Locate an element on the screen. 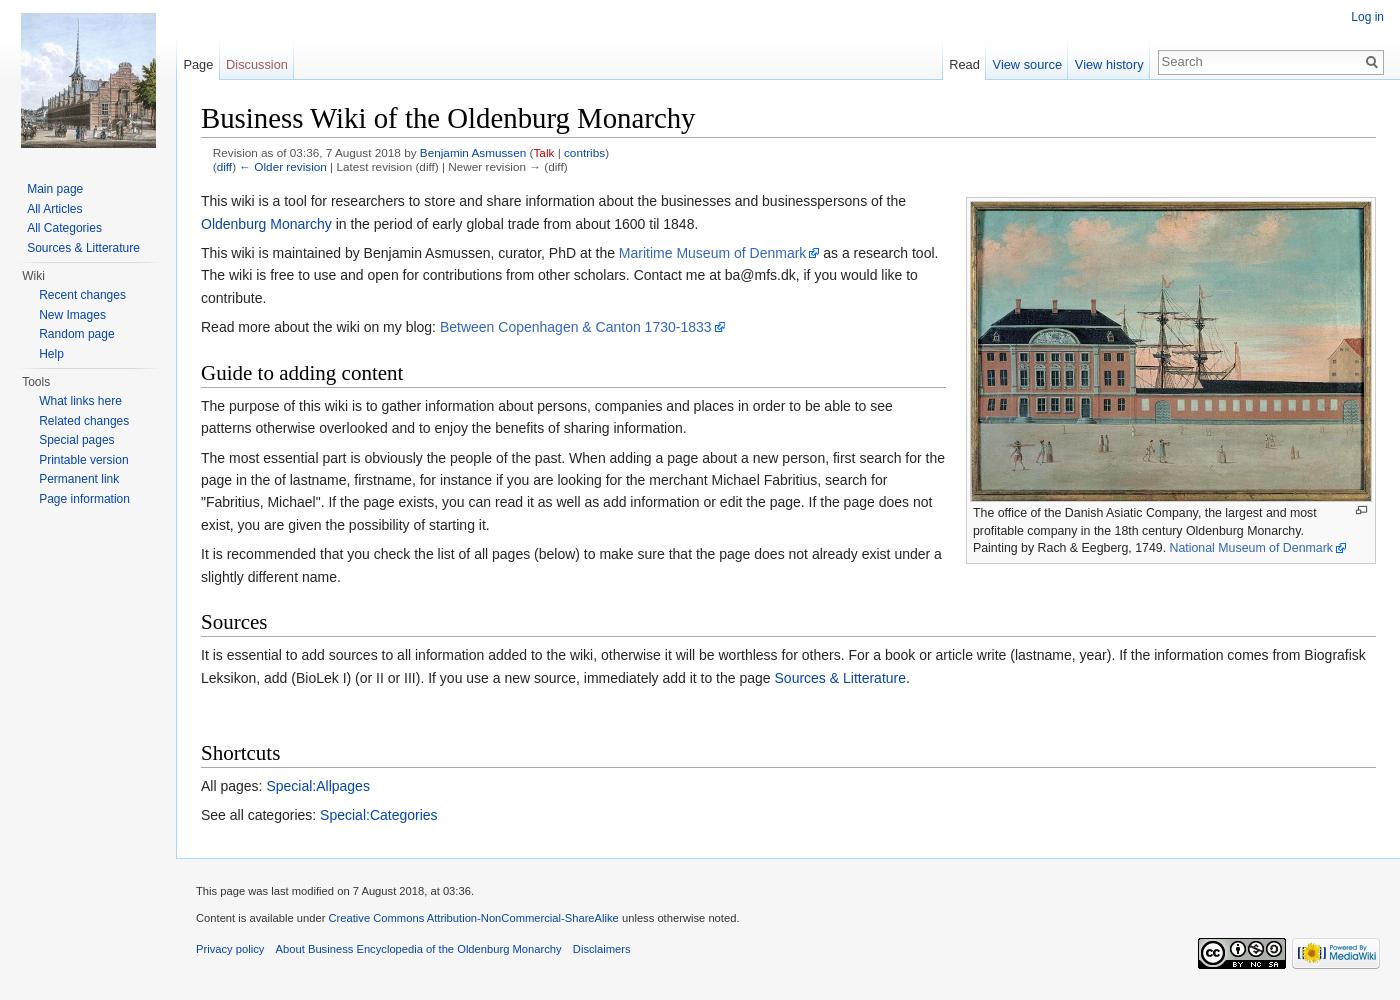  'This page was last modified on 7 August 2018, at 03:36.' is located at coordinates (335, 891).